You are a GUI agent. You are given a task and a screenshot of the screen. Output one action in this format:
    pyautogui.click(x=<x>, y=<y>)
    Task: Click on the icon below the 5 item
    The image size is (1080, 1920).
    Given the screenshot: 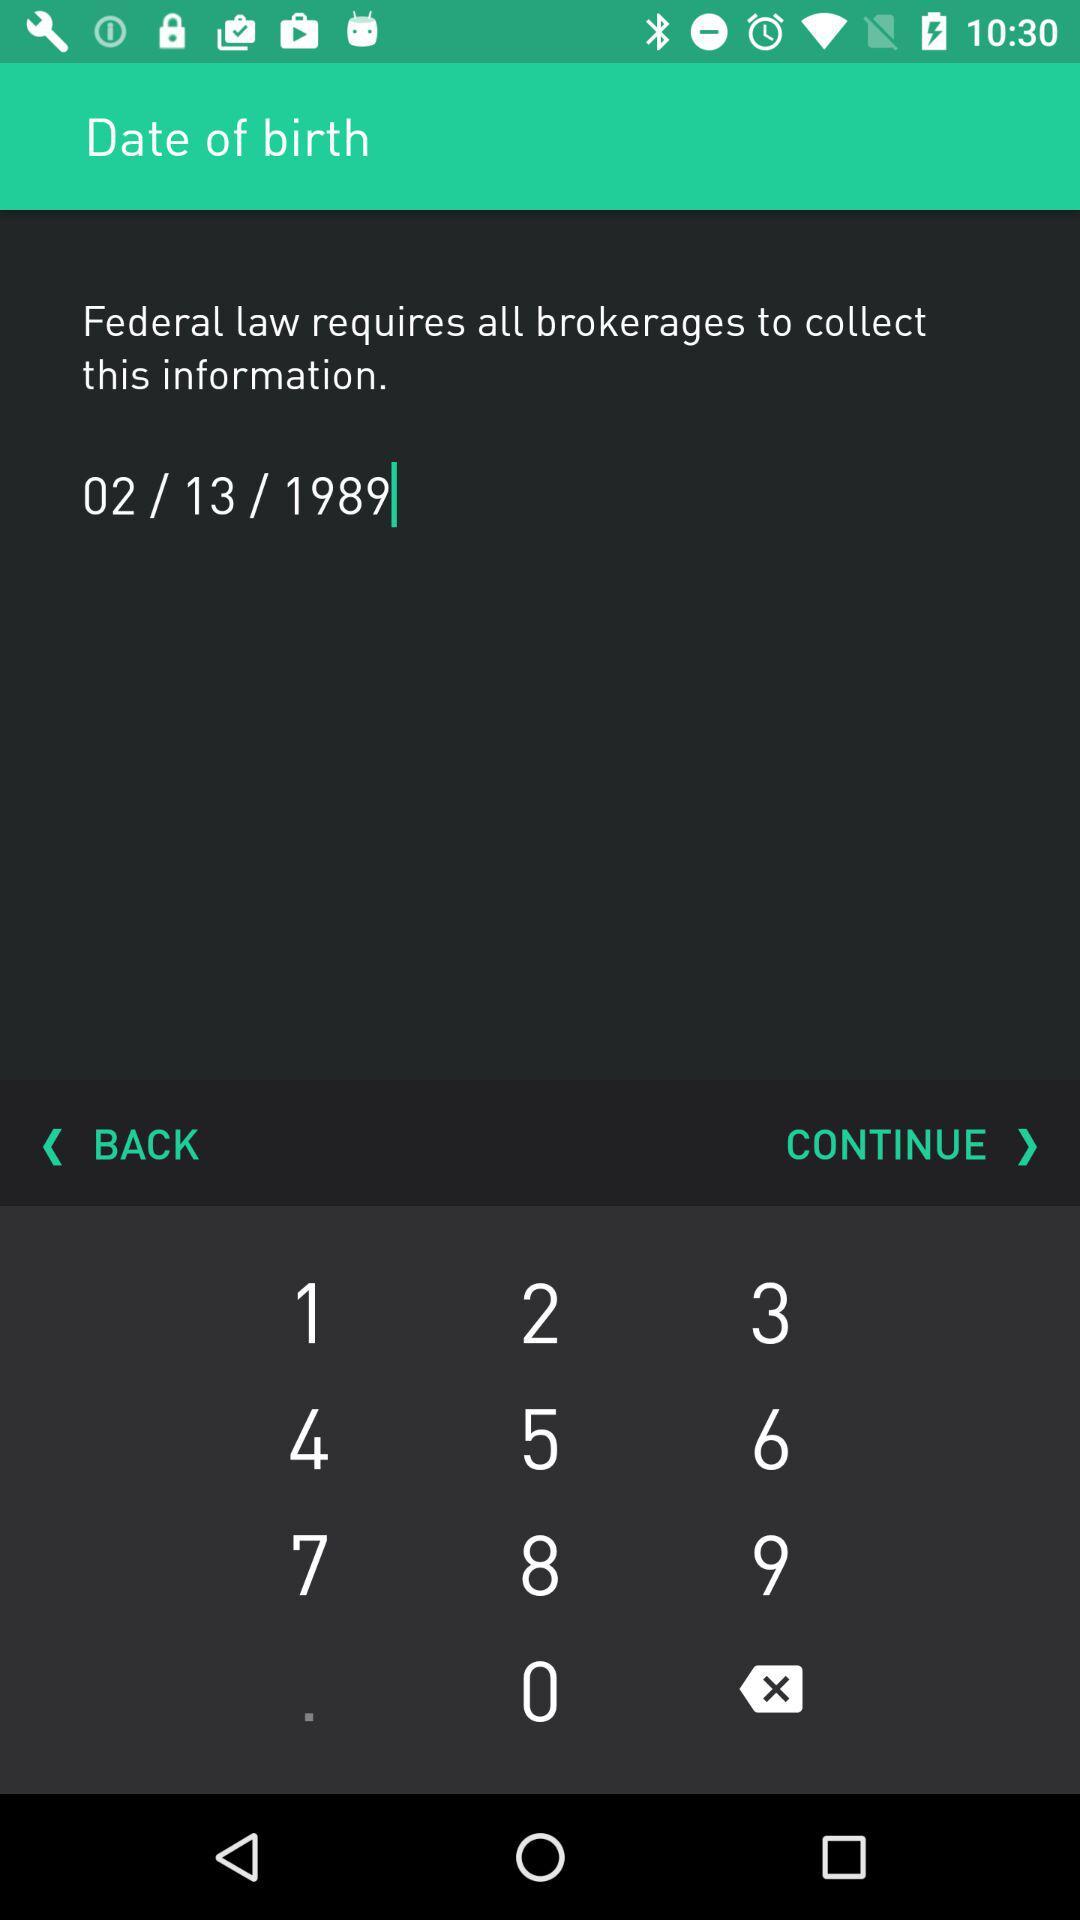 What is the action you would take?
    pyautogui.click(x=770, y=1562)
    